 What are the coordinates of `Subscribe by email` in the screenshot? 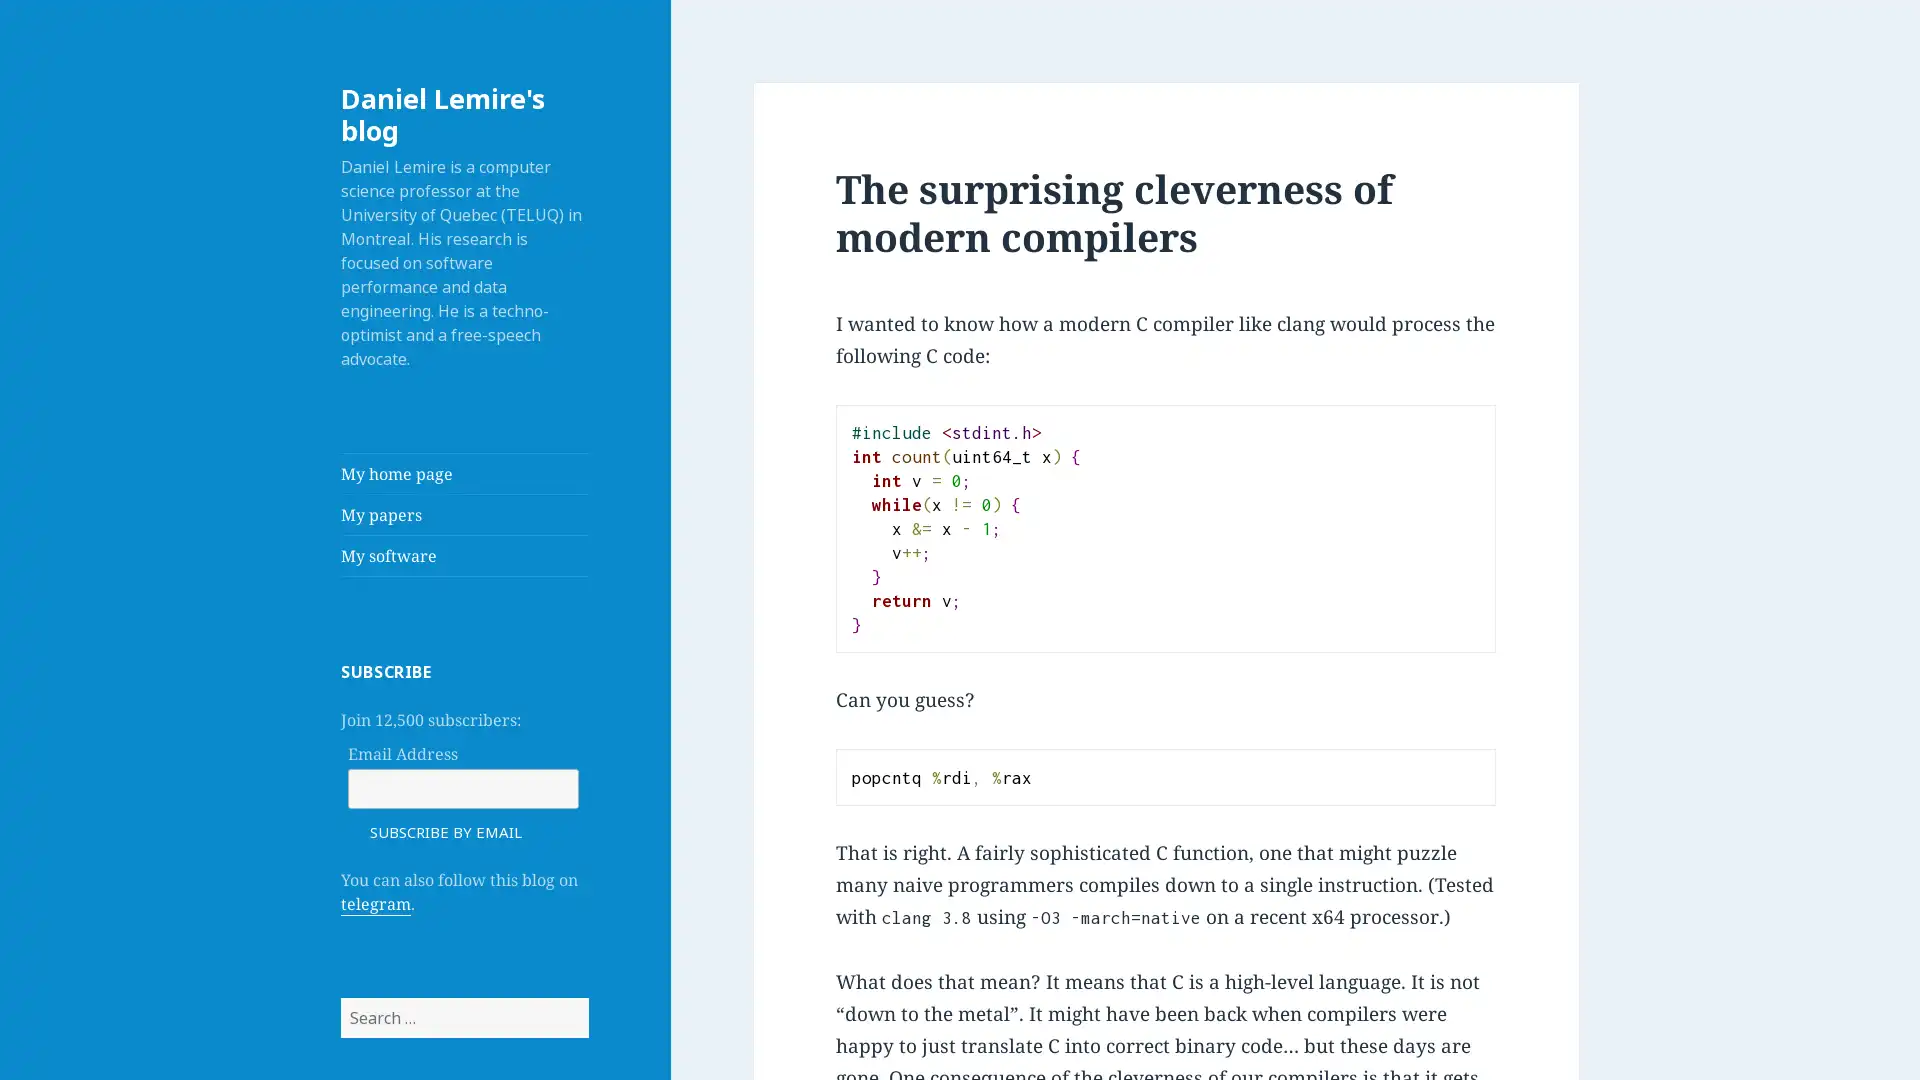 It's located at (445, 830).